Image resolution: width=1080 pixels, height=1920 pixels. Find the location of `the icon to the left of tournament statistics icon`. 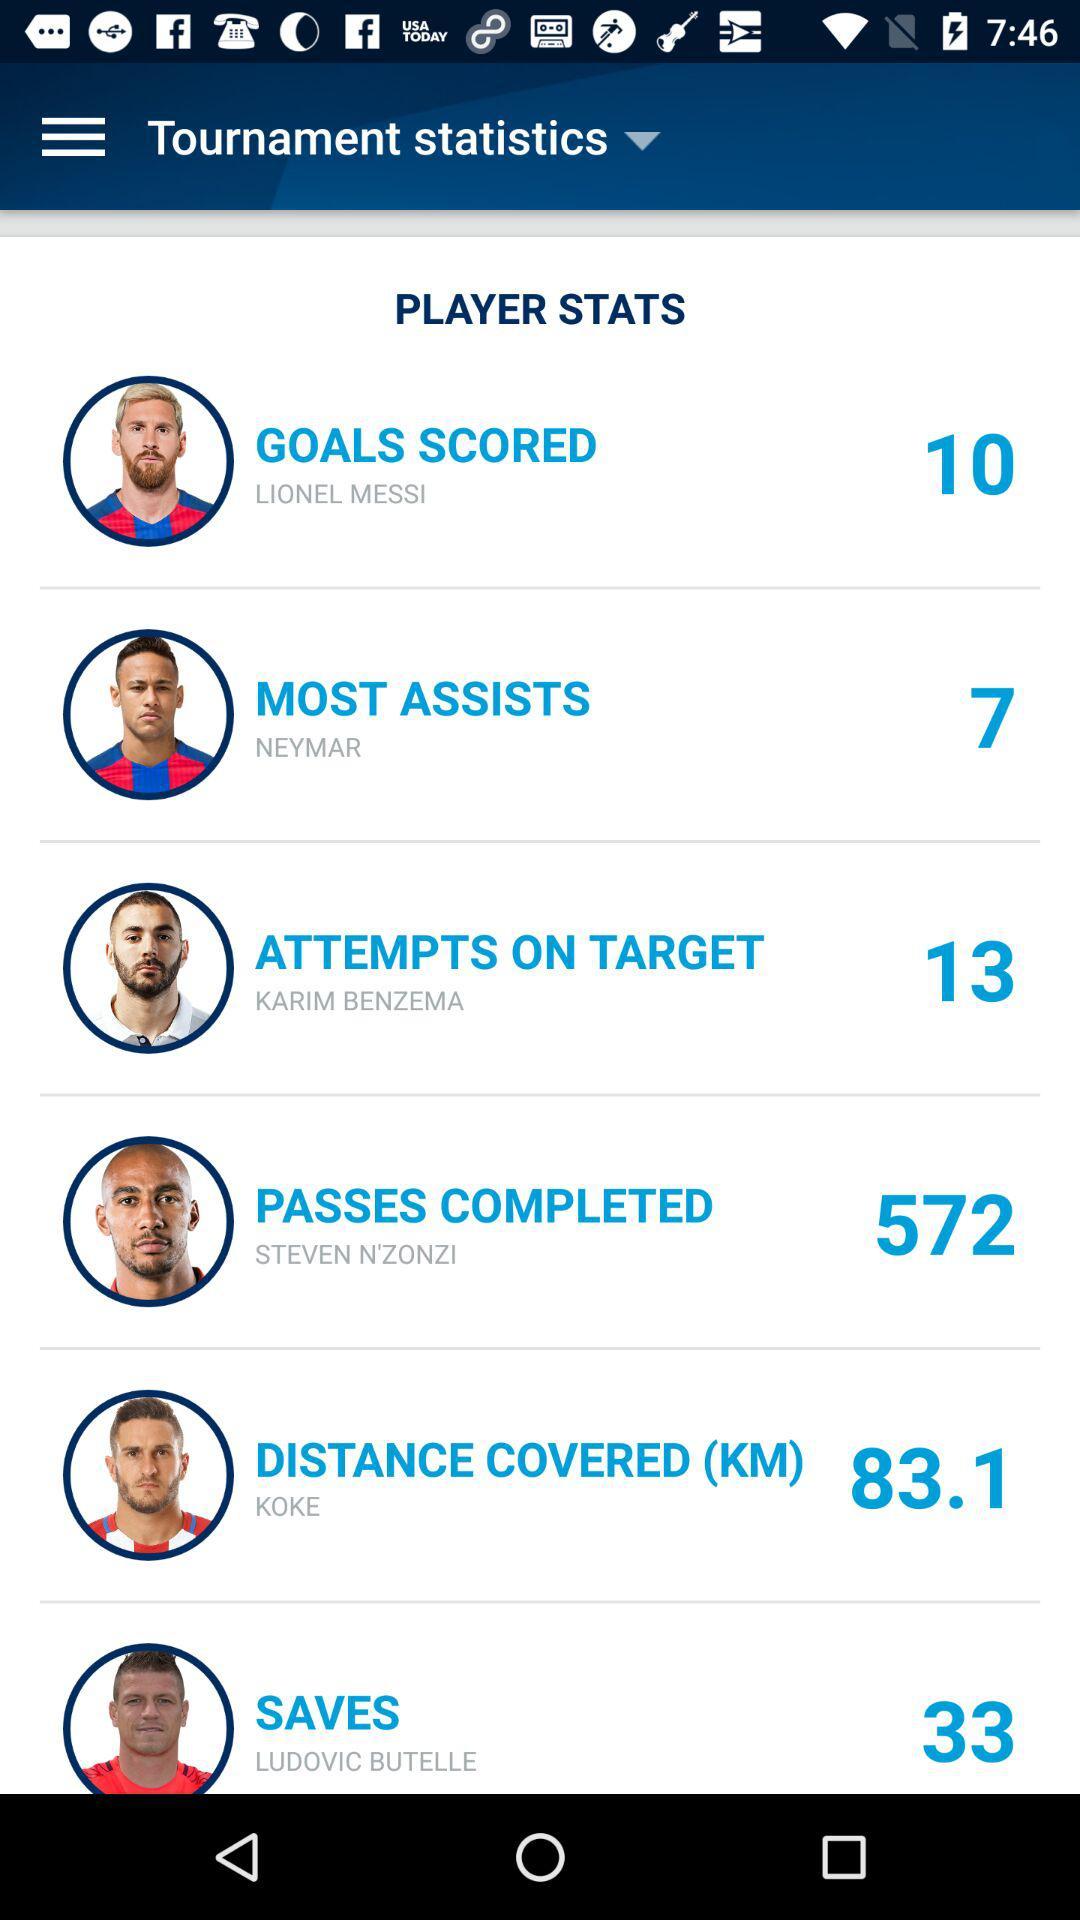

the icon to the left of tournament statistics icon is located at coordinates (72, 135).